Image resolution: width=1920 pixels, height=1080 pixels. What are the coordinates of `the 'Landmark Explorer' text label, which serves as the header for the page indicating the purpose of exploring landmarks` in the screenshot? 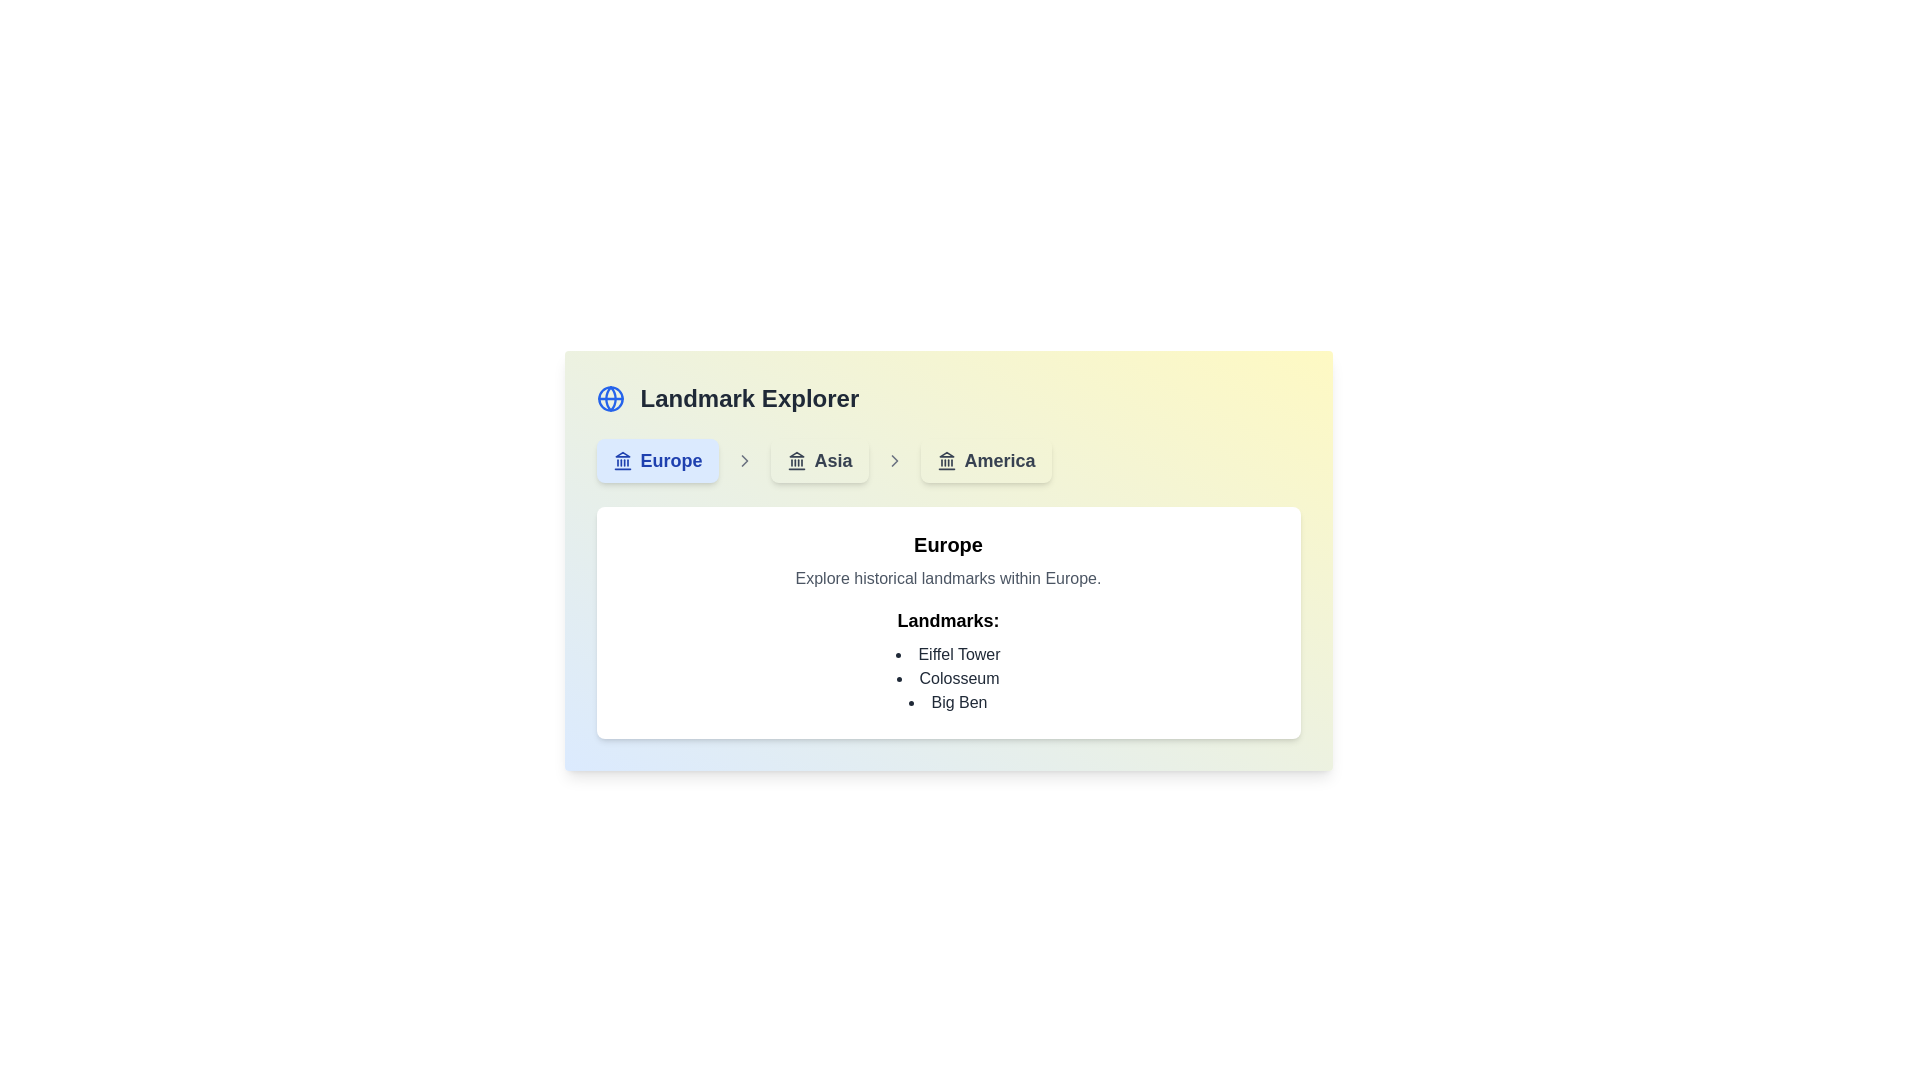 It's located at (748, 398).